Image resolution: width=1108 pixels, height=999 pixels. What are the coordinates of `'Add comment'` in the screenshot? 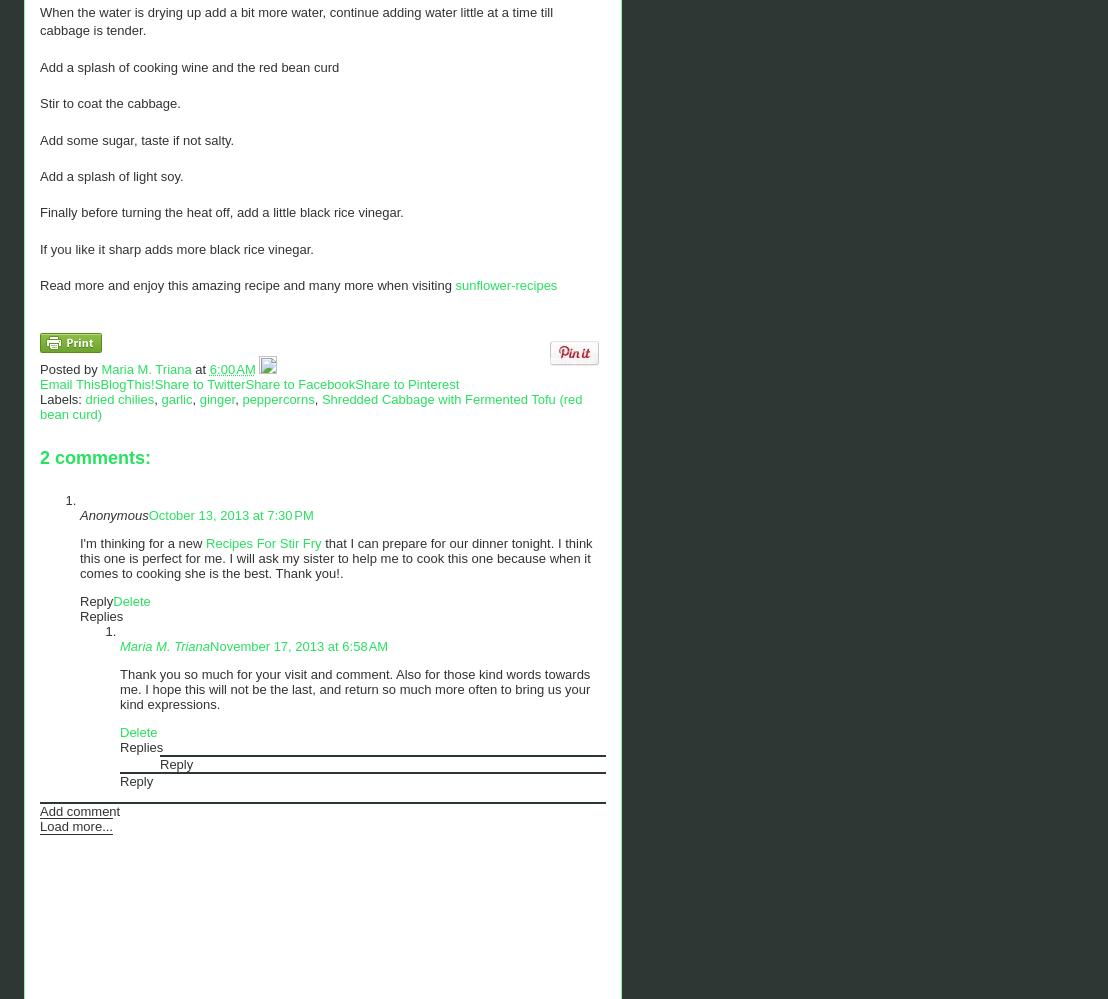 It's located at (78, 810).